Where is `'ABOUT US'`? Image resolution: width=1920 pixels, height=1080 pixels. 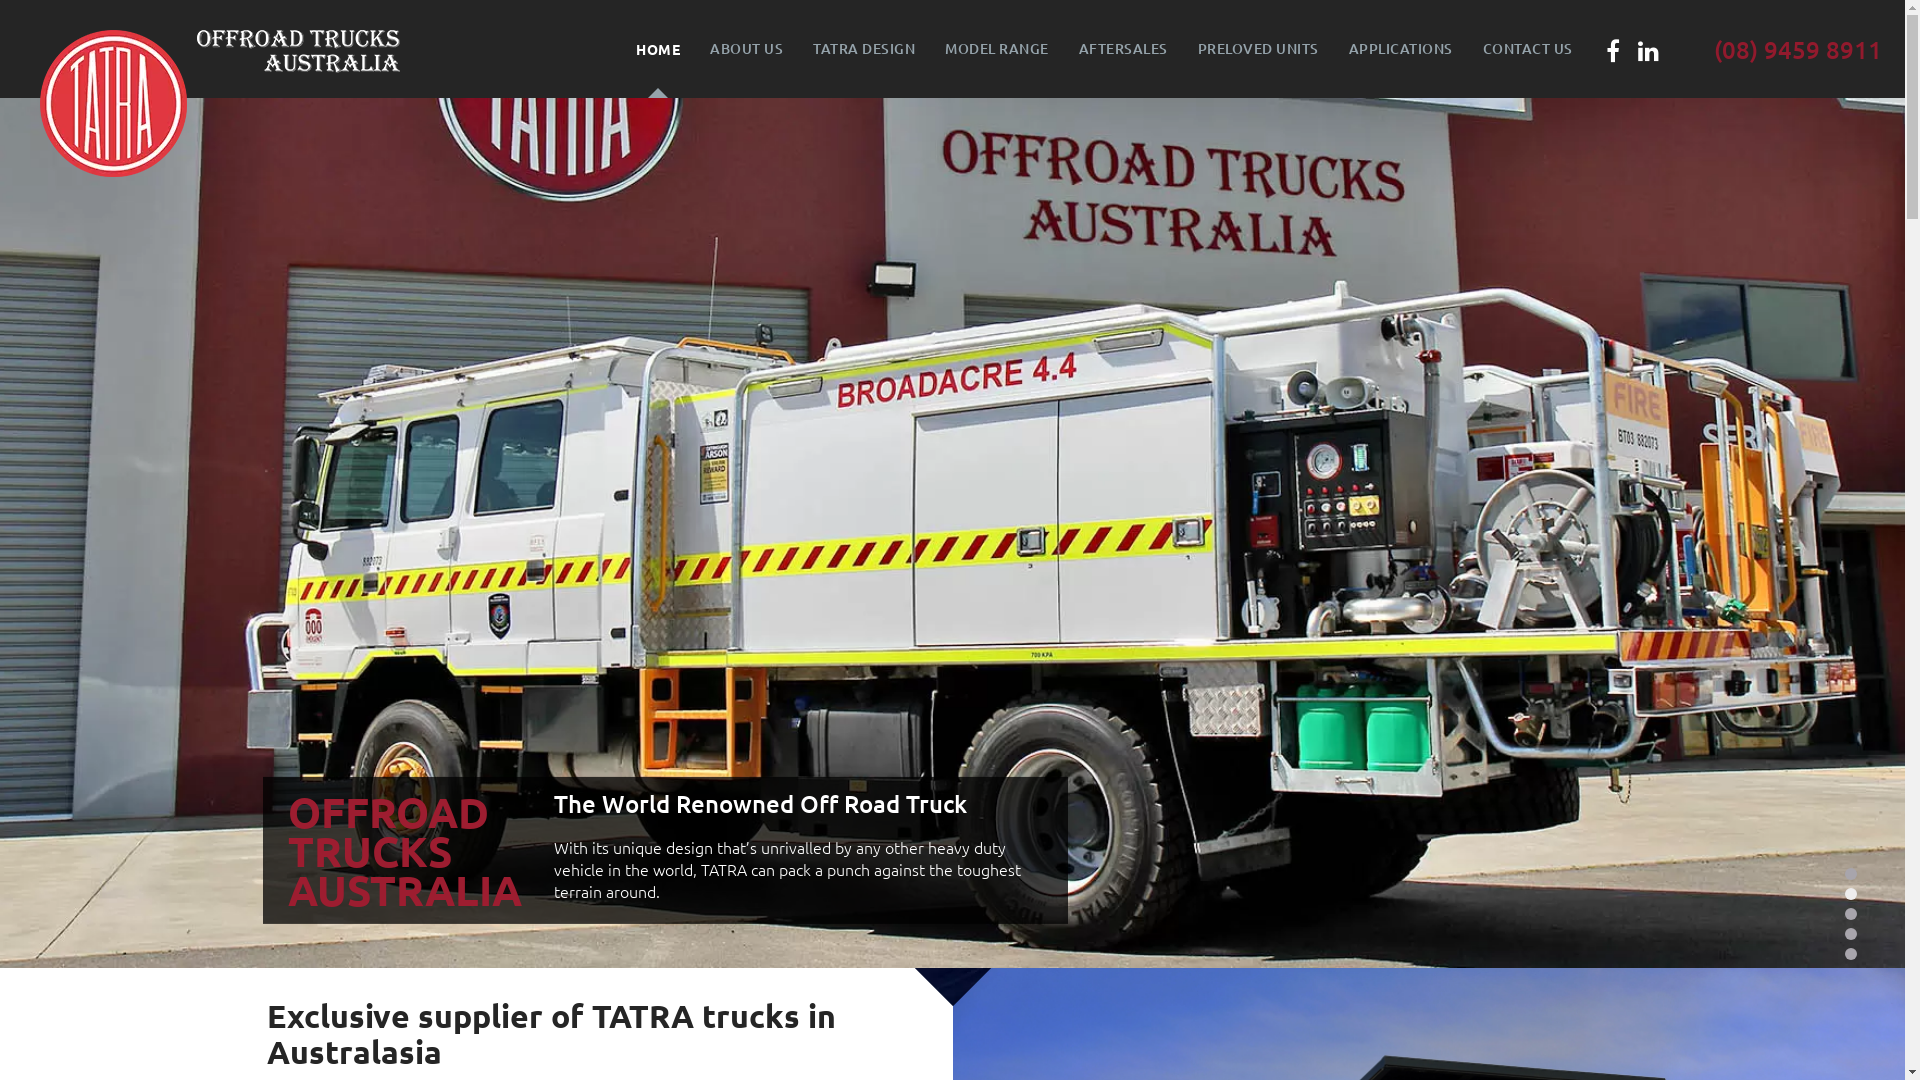 'ABOUT US' is located at coordinates (695, 48).